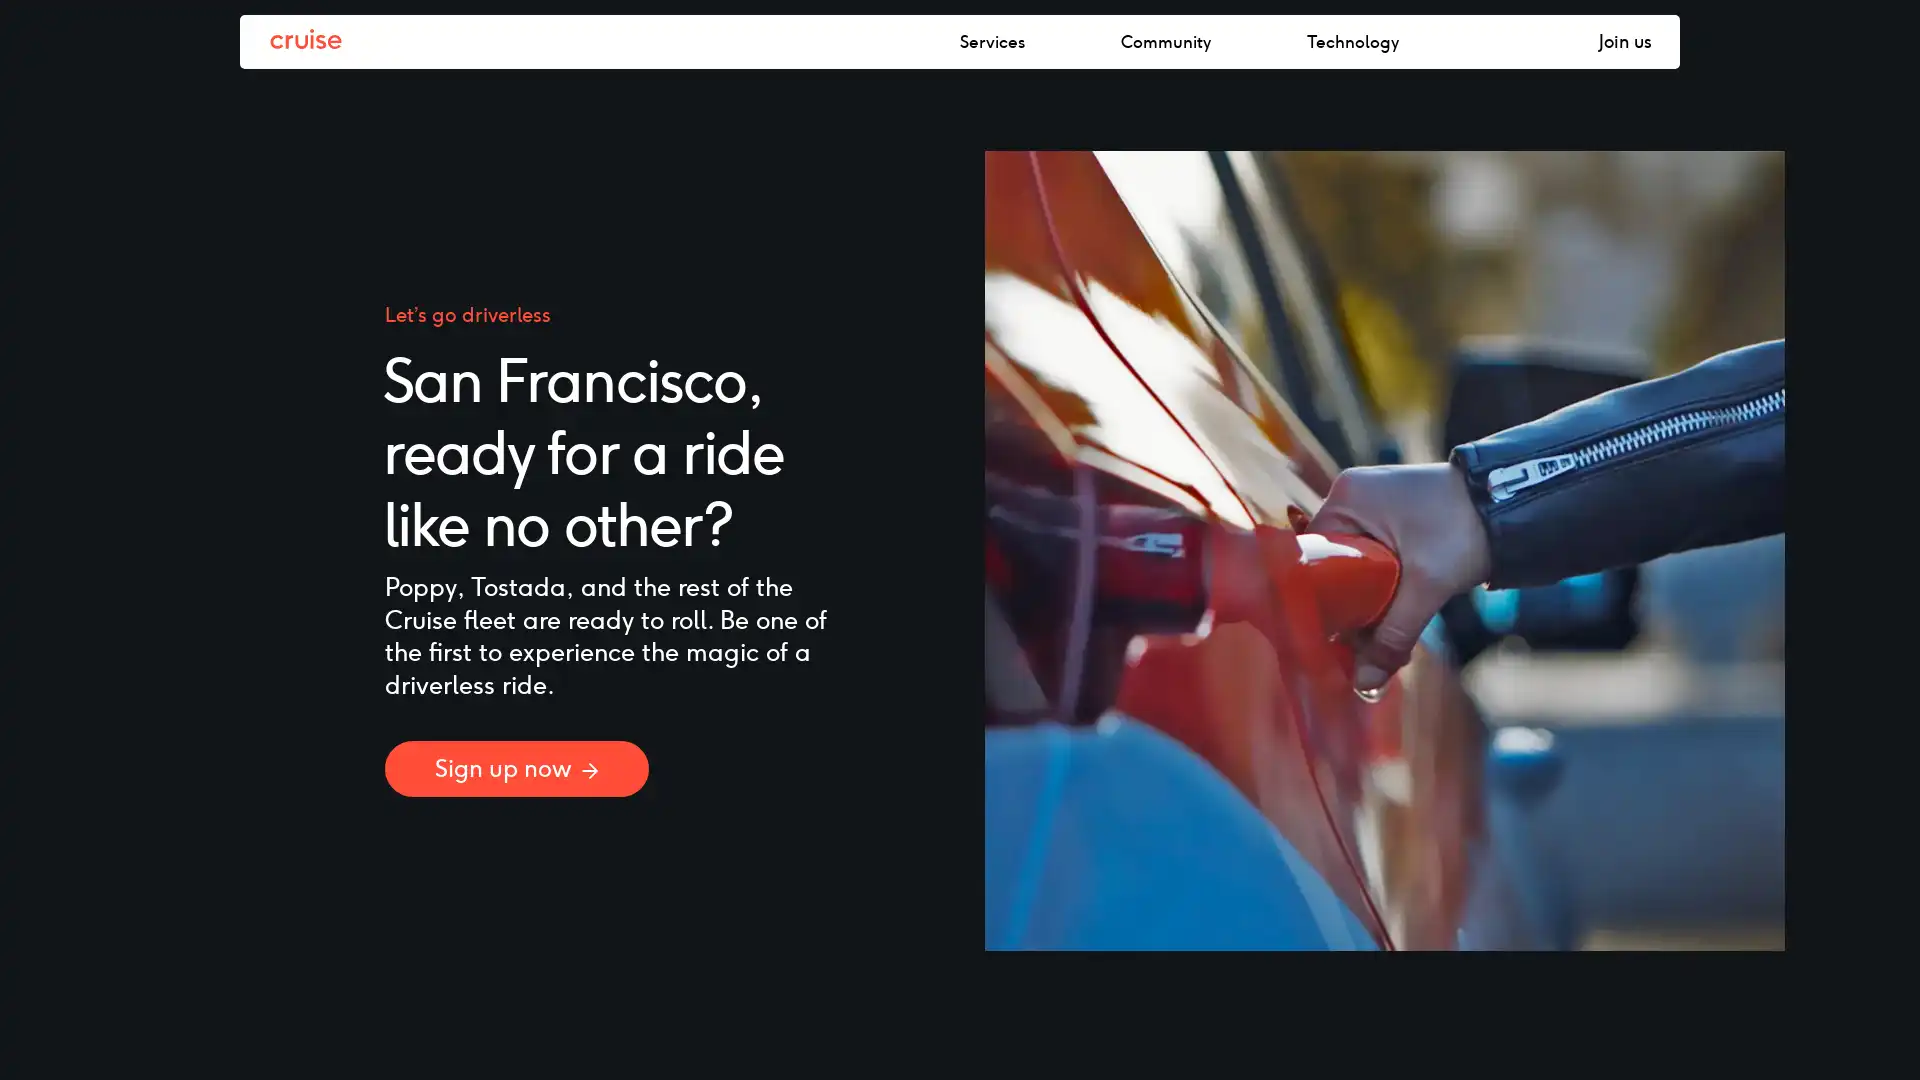 This screenshot has height=1080, width=1920. I want to click on Sign up now, so click(517, 767).